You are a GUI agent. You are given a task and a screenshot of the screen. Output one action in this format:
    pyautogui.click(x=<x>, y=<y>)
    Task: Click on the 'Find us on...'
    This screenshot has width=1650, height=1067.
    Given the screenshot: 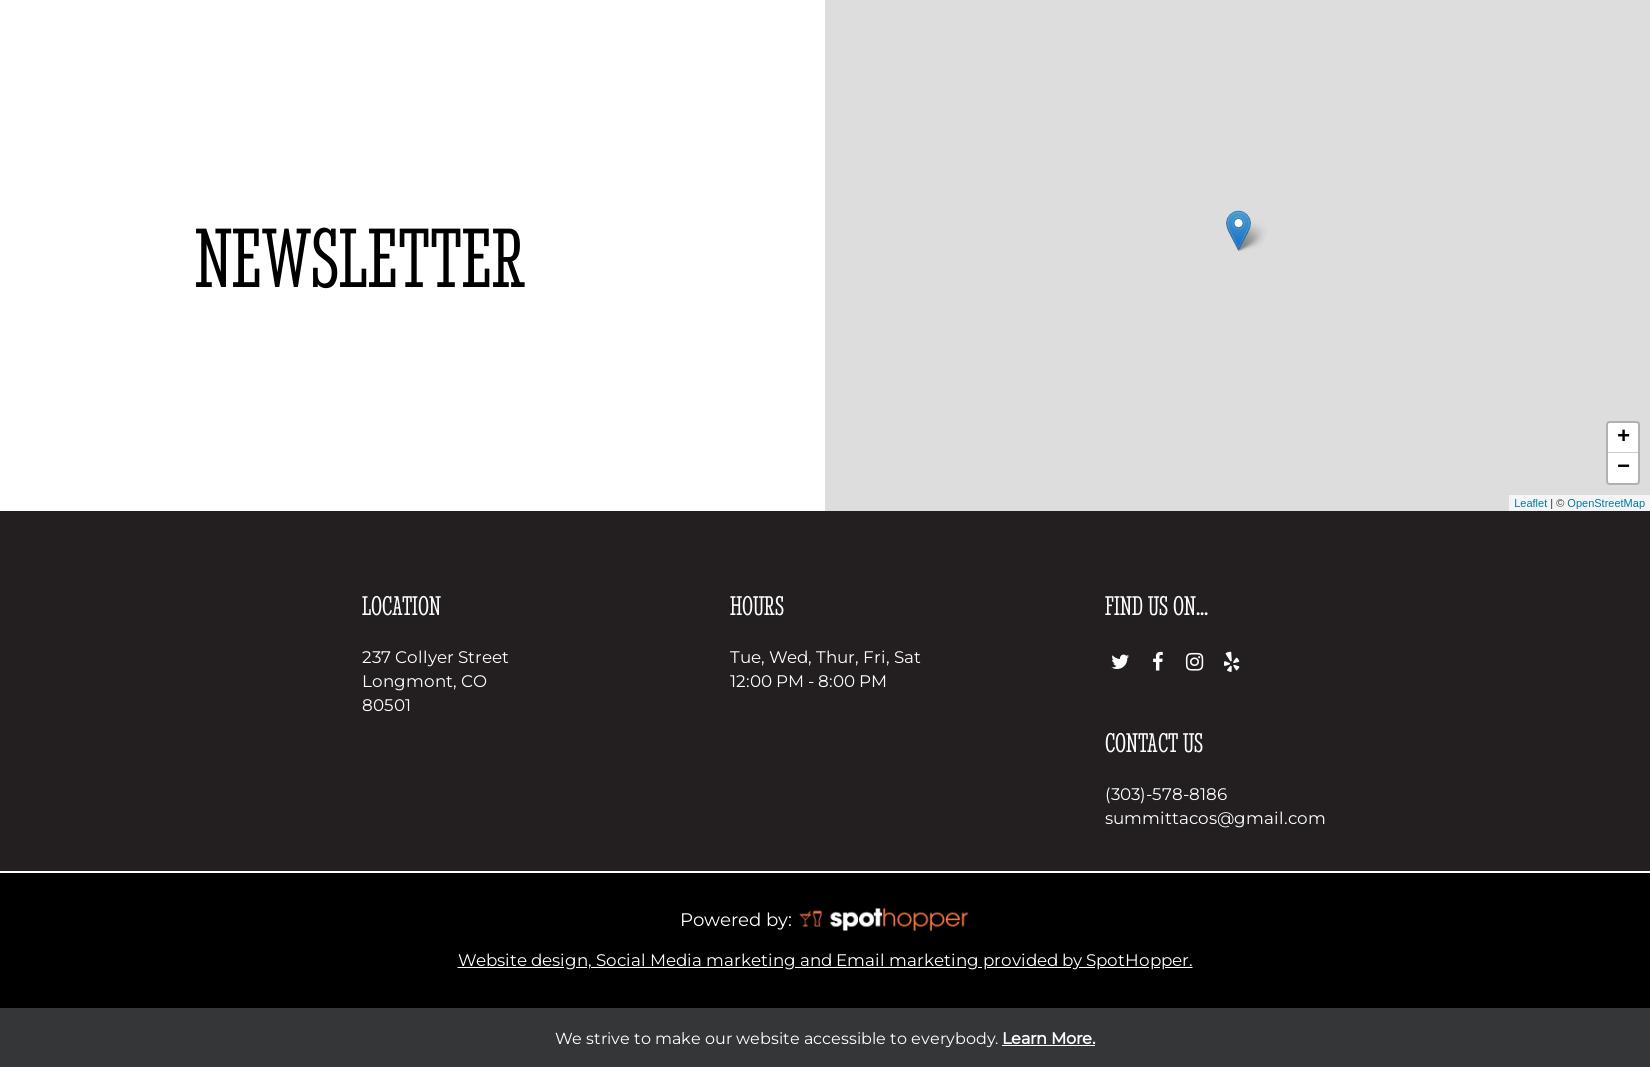 What is the action you would take?
    pyautogui.click(x=1104, y=605)
    